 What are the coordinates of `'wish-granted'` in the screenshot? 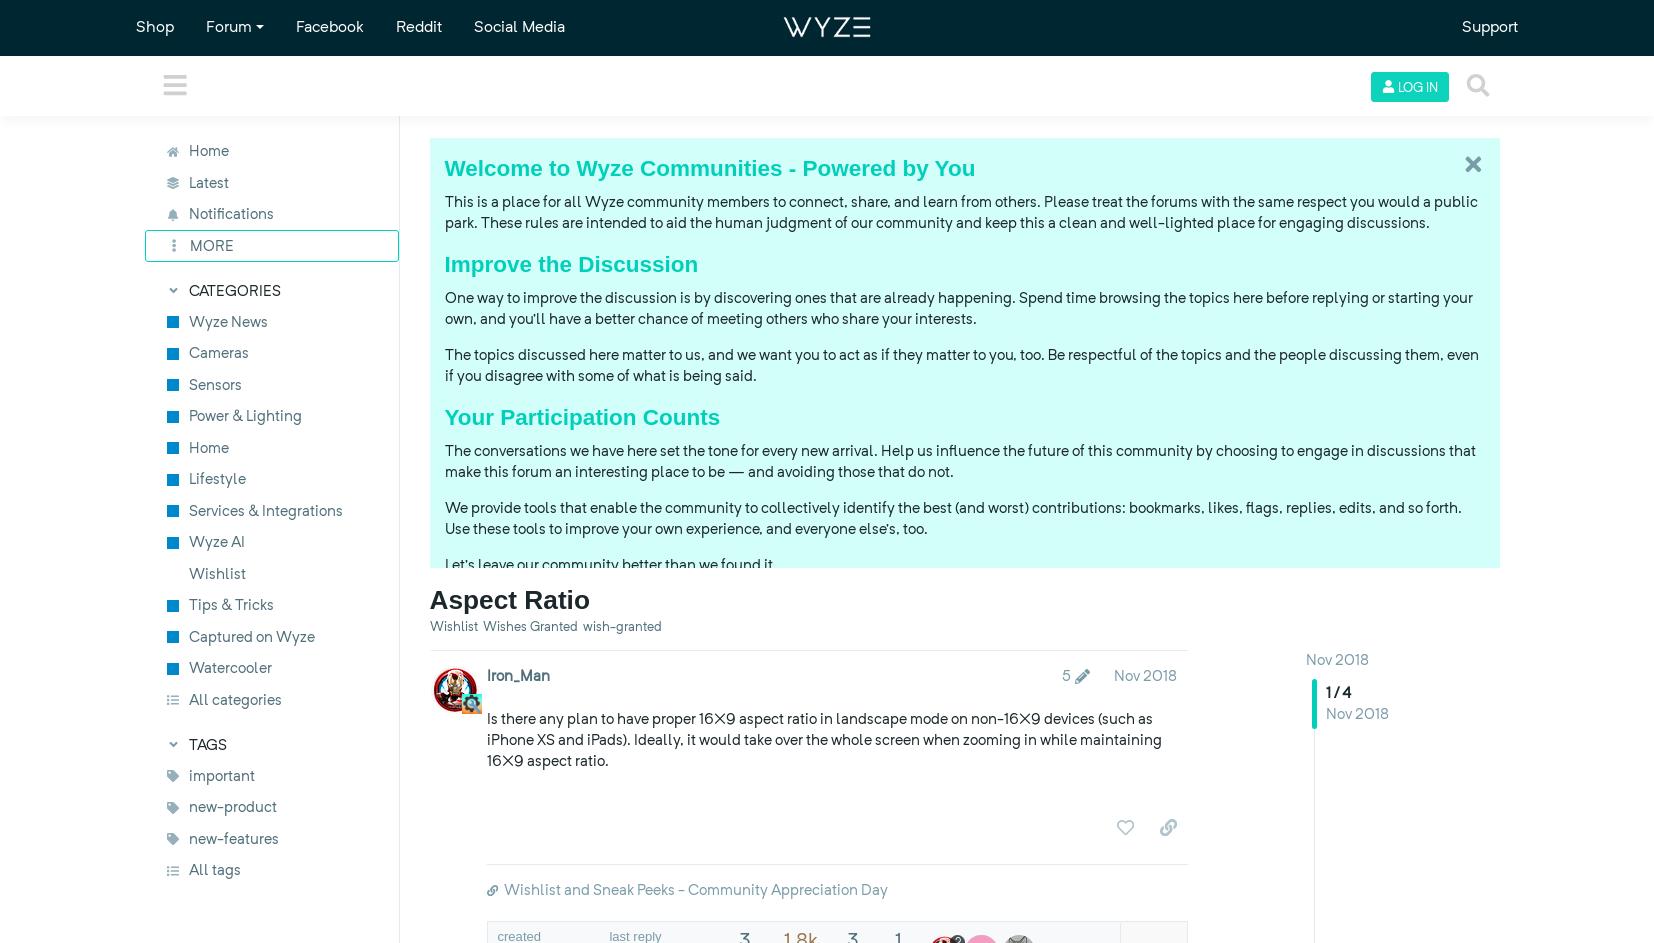 It's located at (621, 624).